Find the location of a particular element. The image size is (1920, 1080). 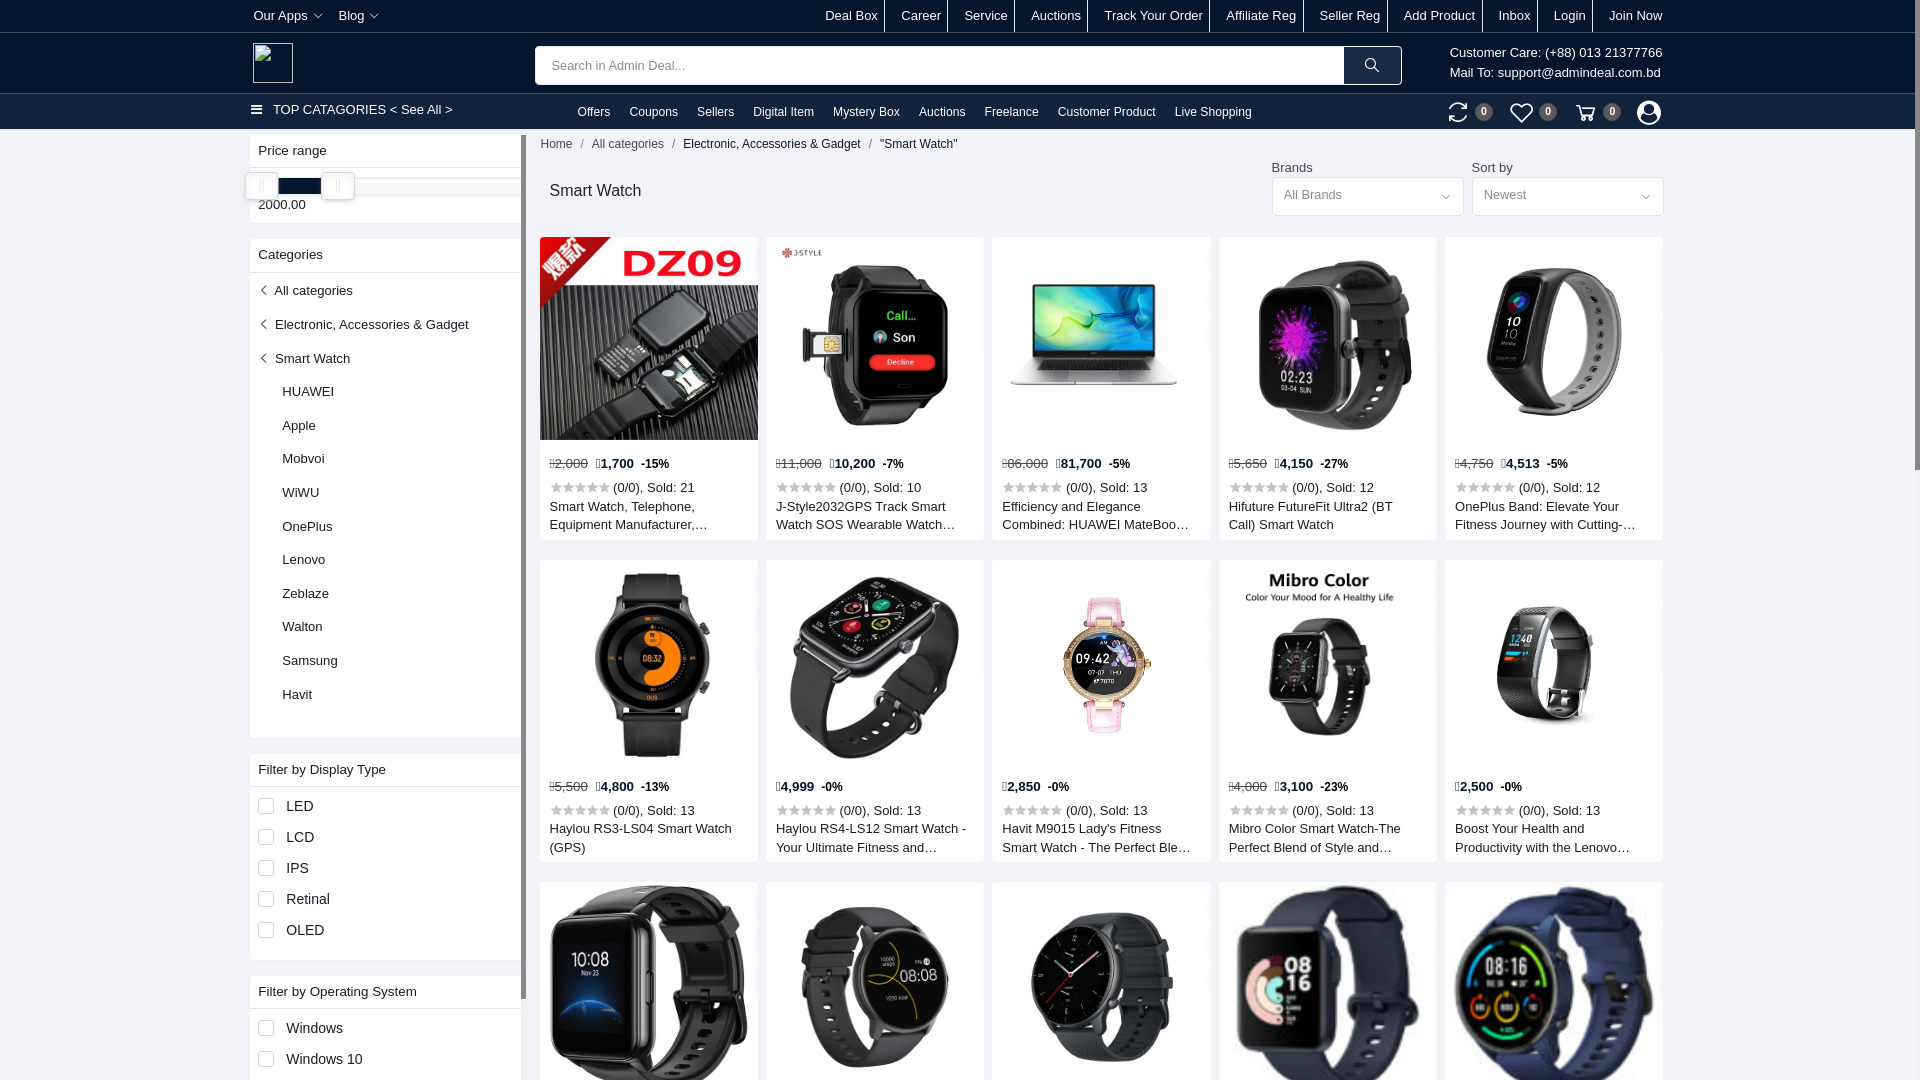

'Our Apps' is located at coordinates (287, 15).